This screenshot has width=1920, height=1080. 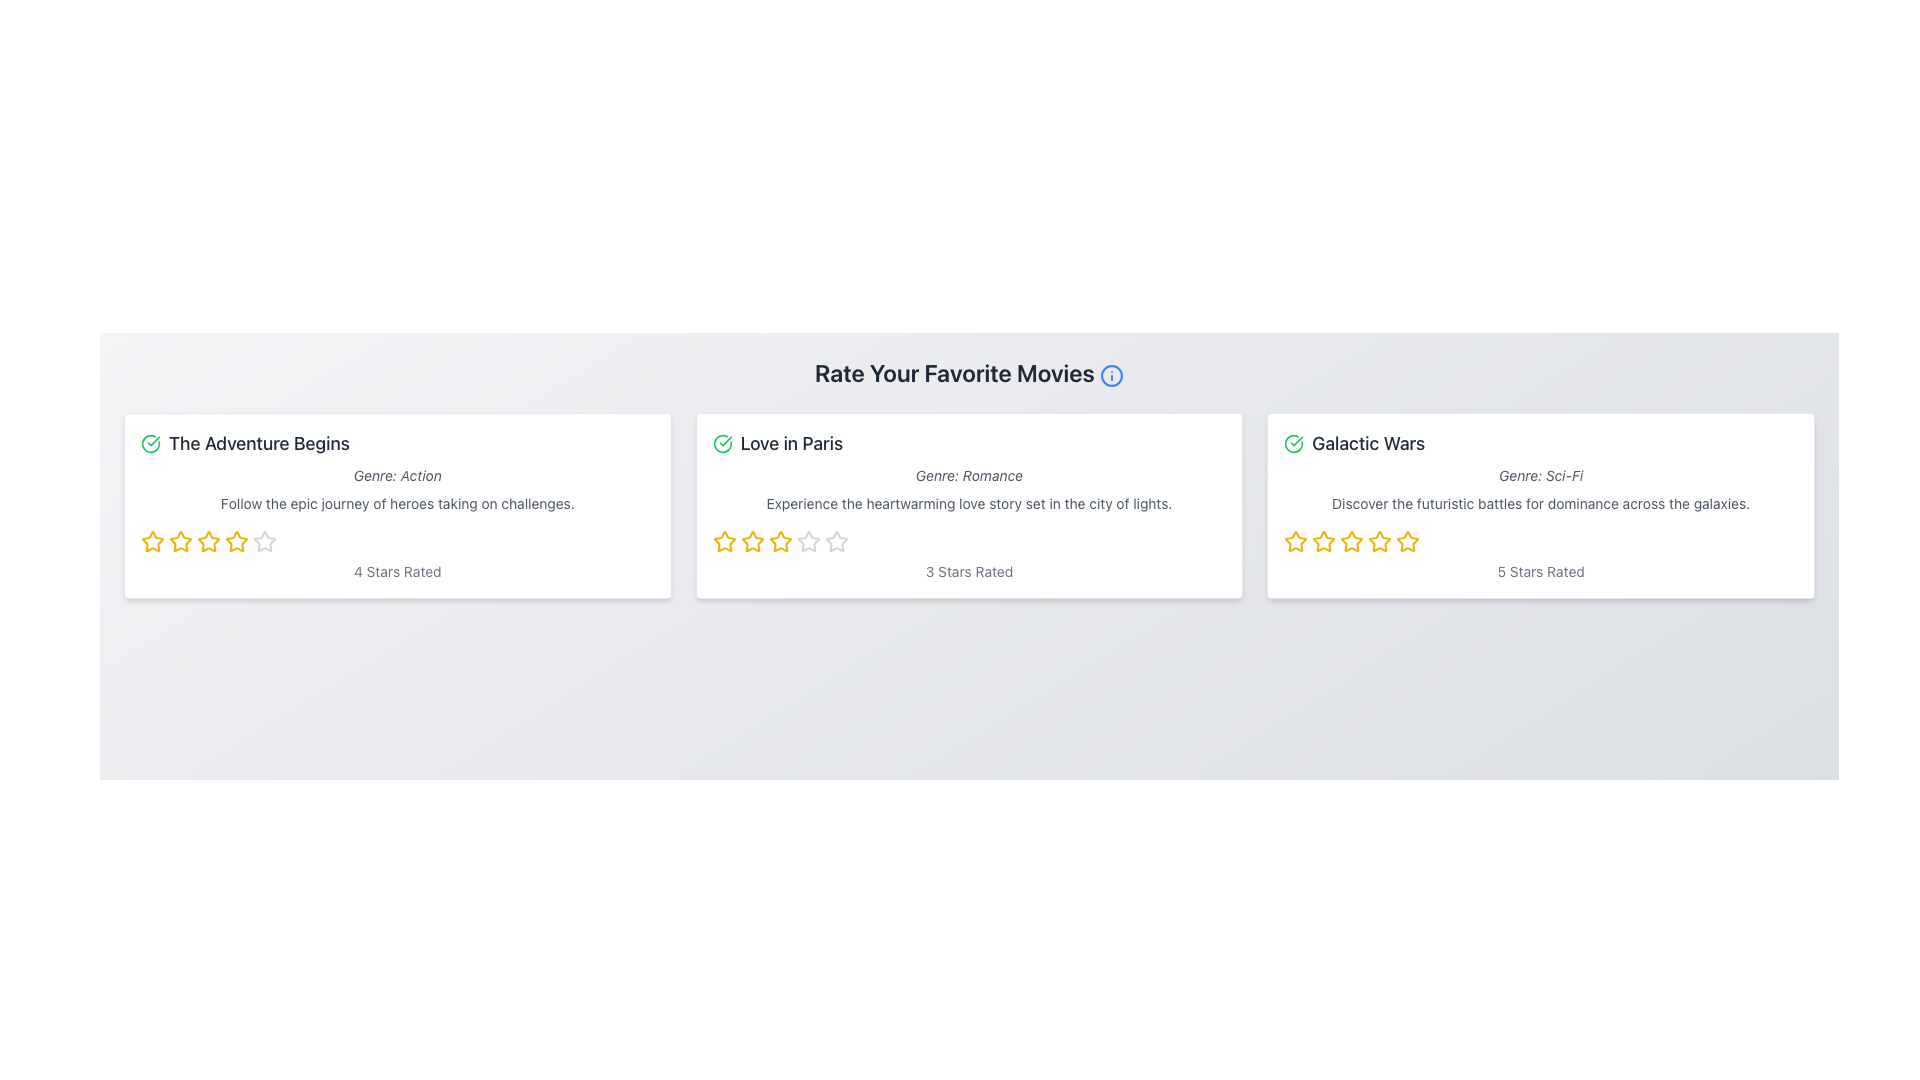 What do you see at coordinates (1540, 503) in the screenshot?
I see `the static text element that provides the description "Discover the futuristic battles for dominance across the galaxies" located underneath the genre of the movie "Galactic Wars."` at bounding box center [1540, 503].